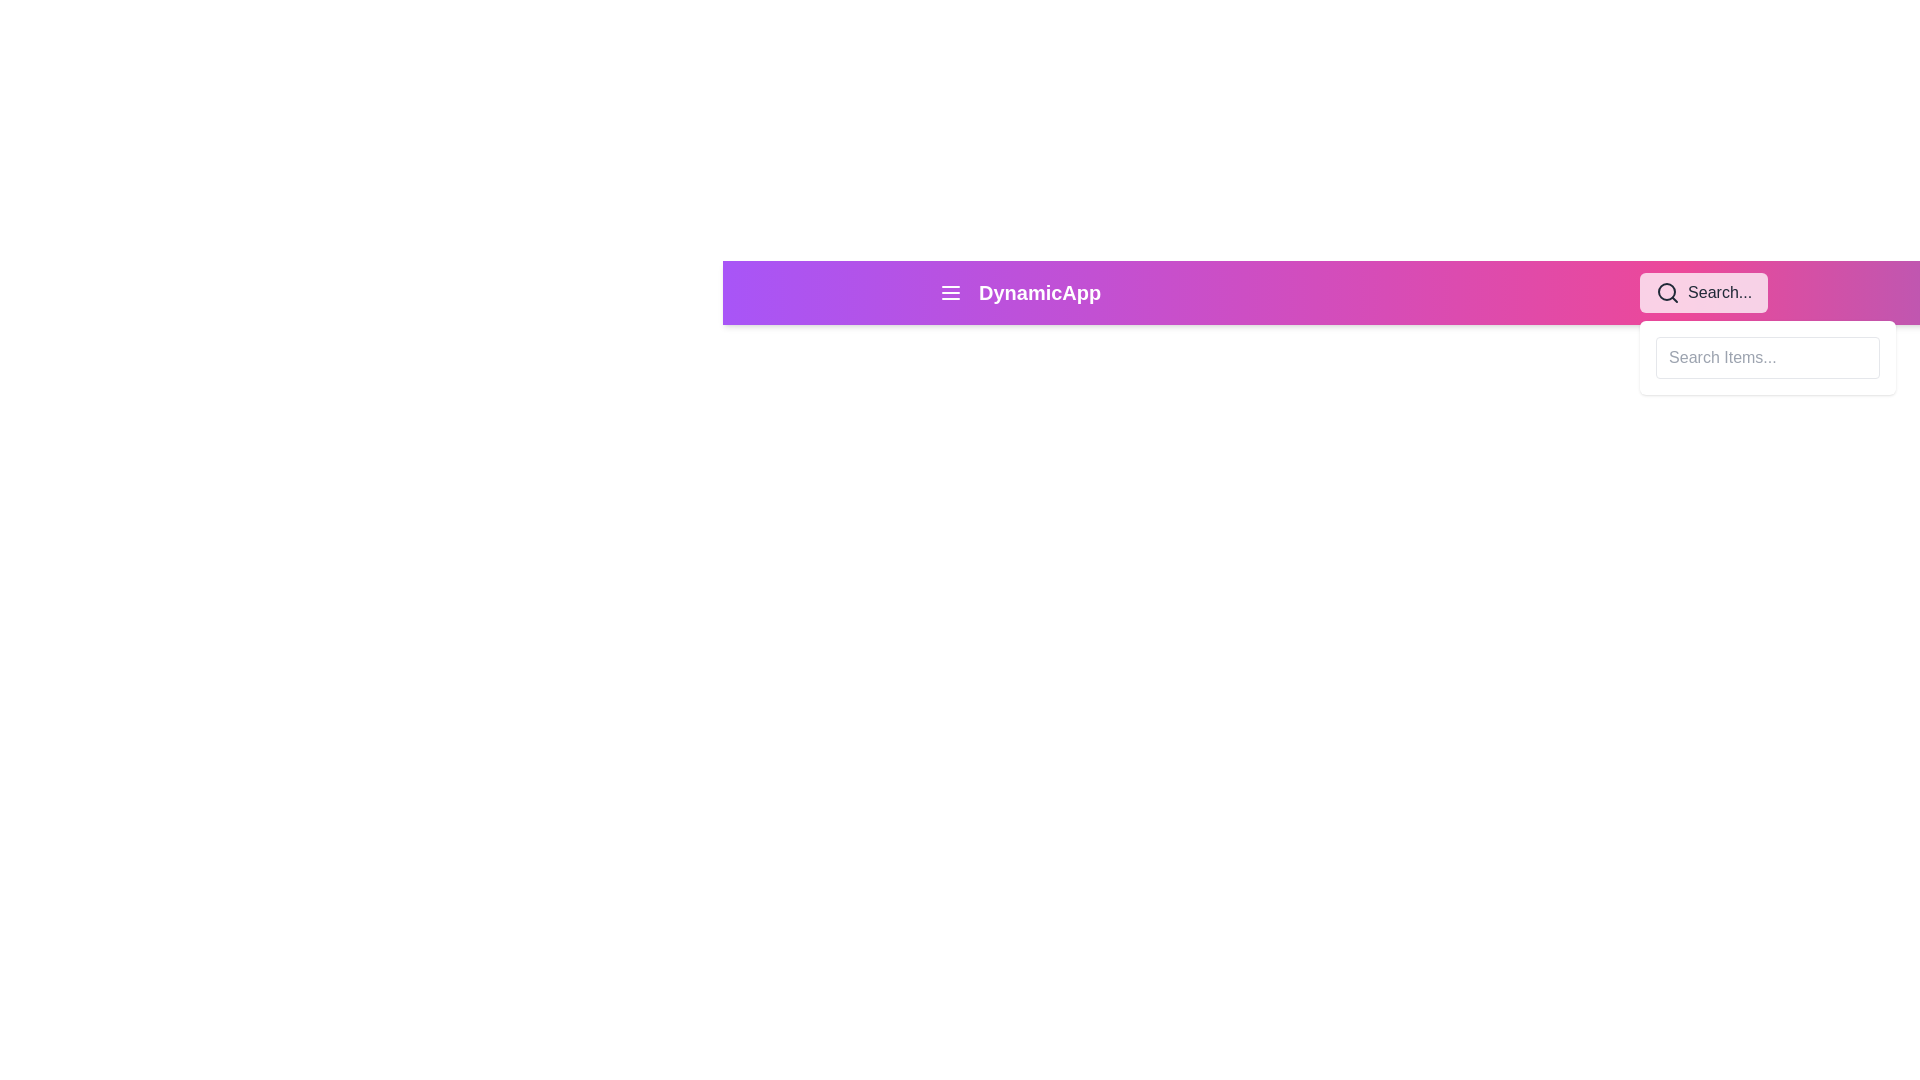  Describe the element at coordinates (1040, 293) in the screenshot. I see `the 'DynamicApp' text label, which is displayed in bold, extra-large font within the top navigation bar, located to the right of the hamburger menu icon` at that location.